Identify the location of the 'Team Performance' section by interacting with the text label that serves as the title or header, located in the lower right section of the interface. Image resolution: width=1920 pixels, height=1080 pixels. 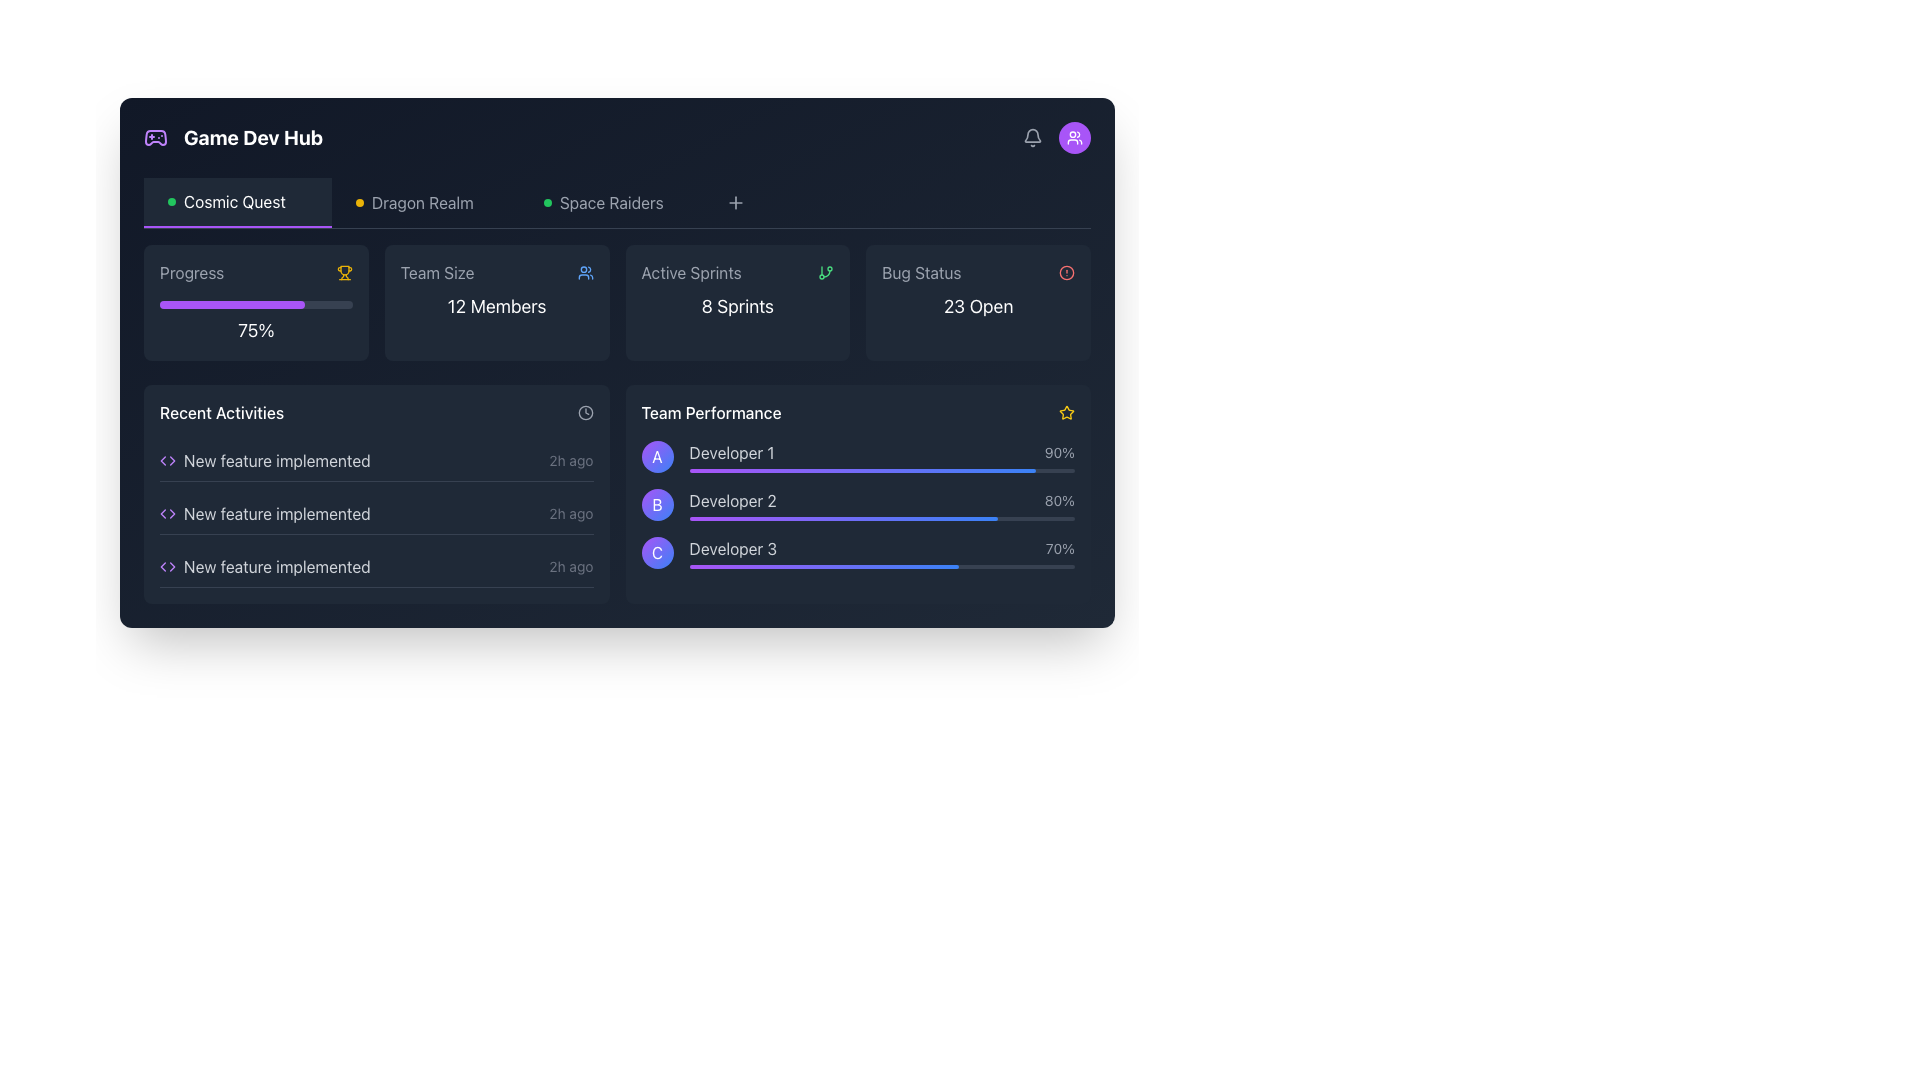
(858, 411).